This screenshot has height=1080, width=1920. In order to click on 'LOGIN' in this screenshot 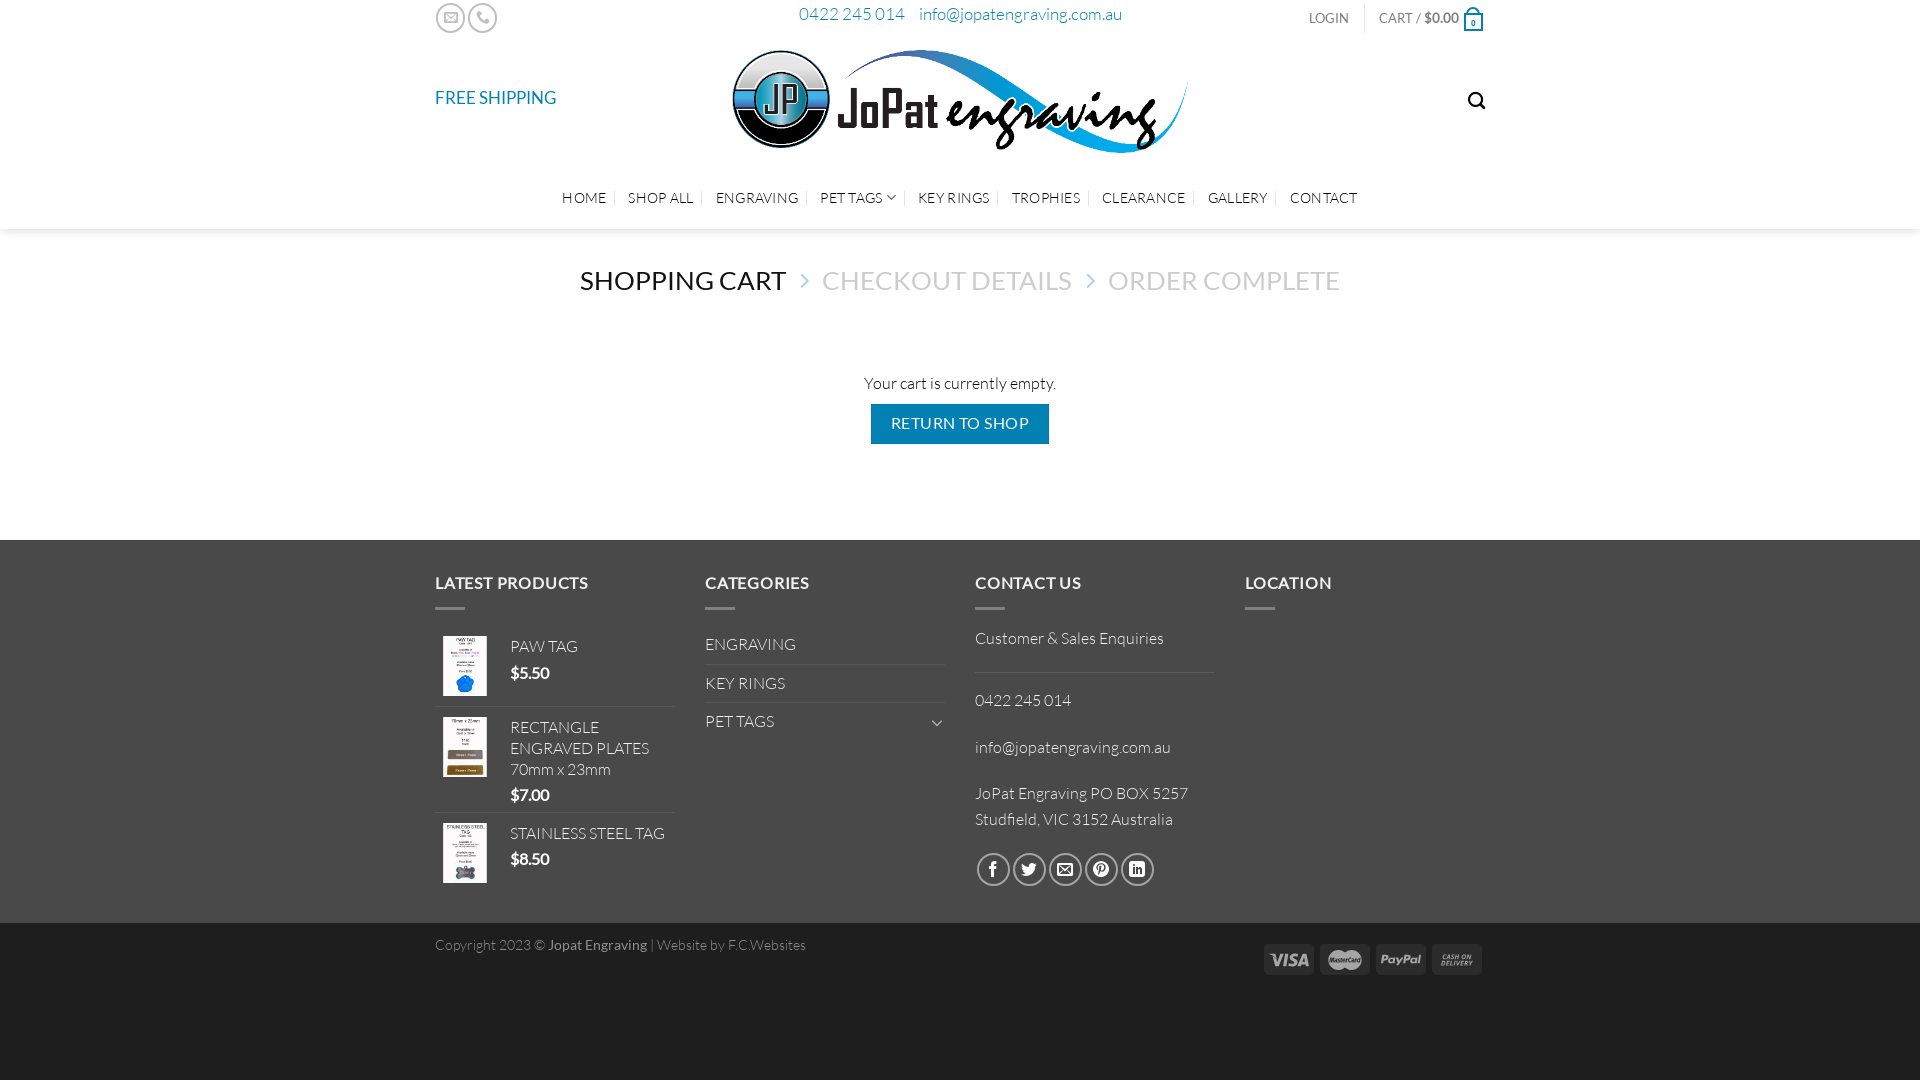, I will do `click(1329, 18)`.